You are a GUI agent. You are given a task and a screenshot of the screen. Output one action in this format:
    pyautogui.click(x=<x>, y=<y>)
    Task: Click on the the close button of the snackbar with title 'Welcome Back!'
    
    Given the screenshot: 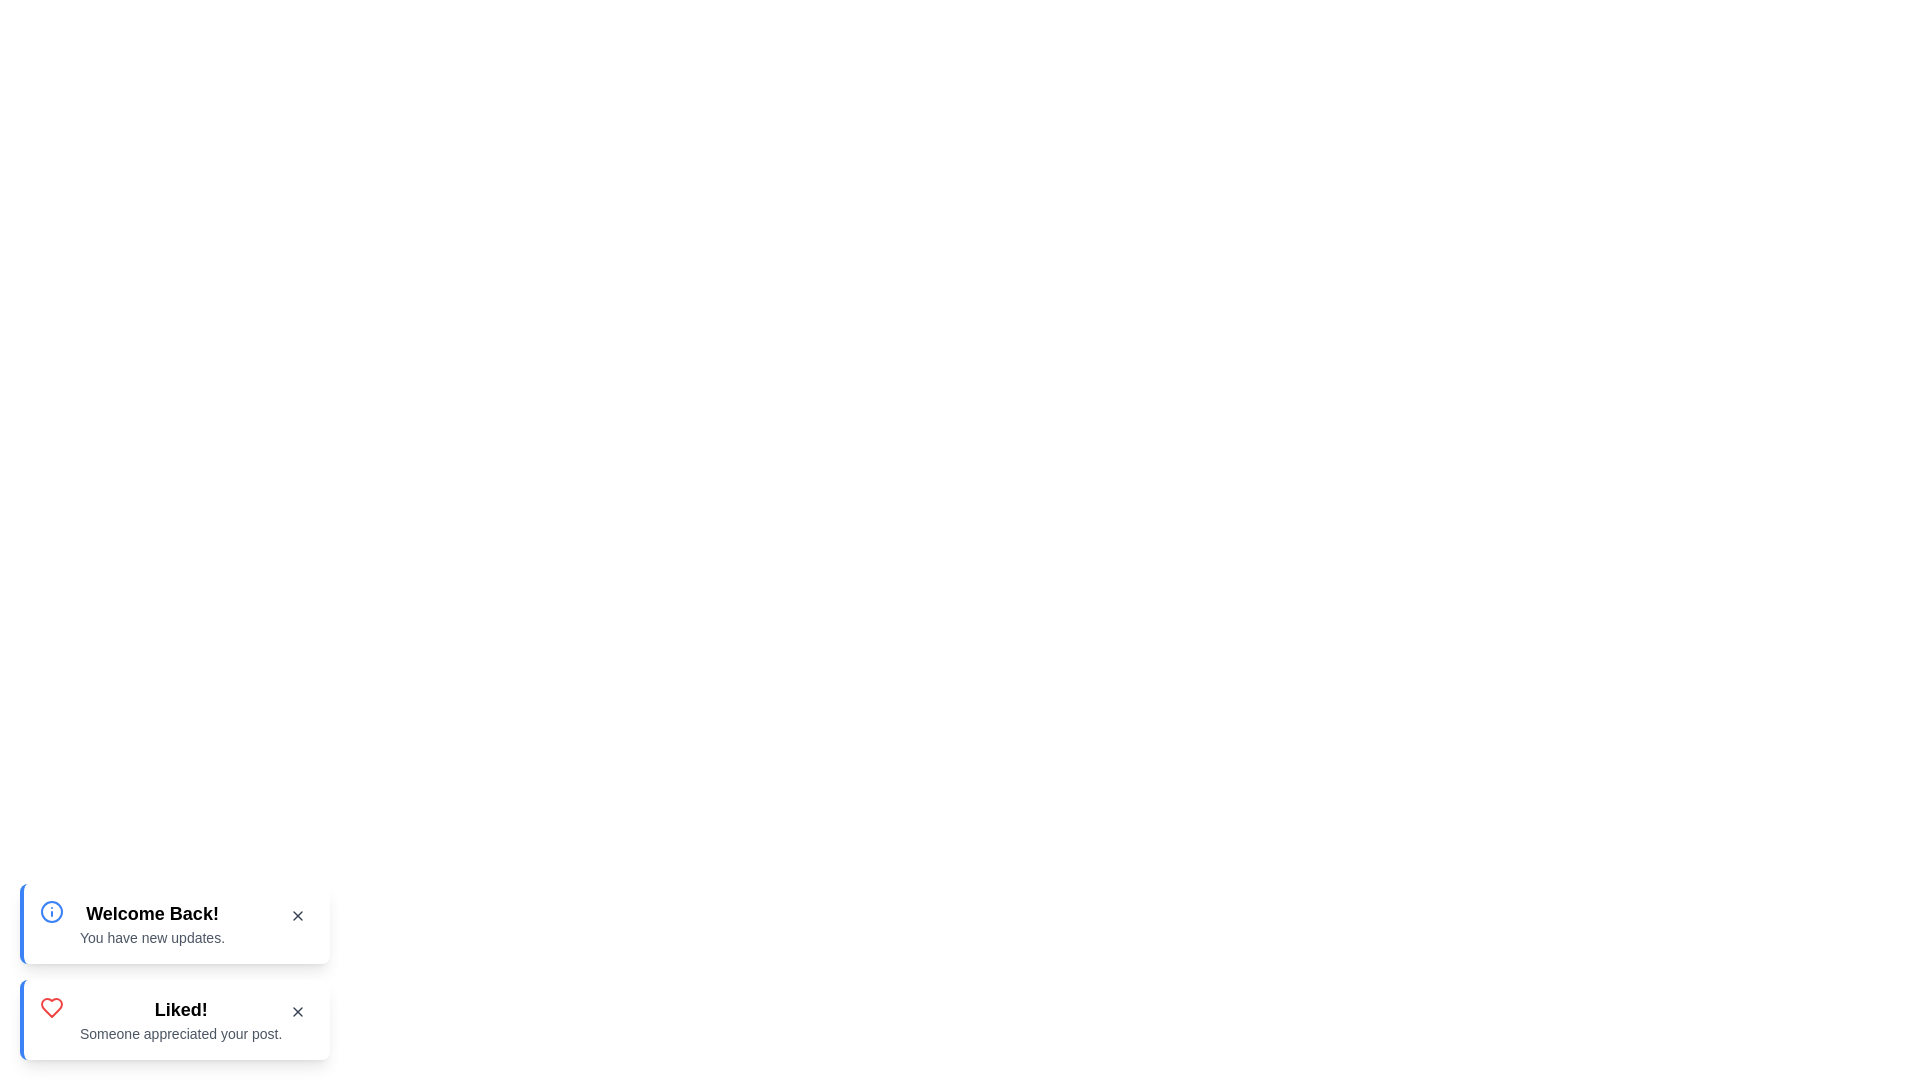 What is the action you would take?
    pyautogui.click(x=297, y=915)
    